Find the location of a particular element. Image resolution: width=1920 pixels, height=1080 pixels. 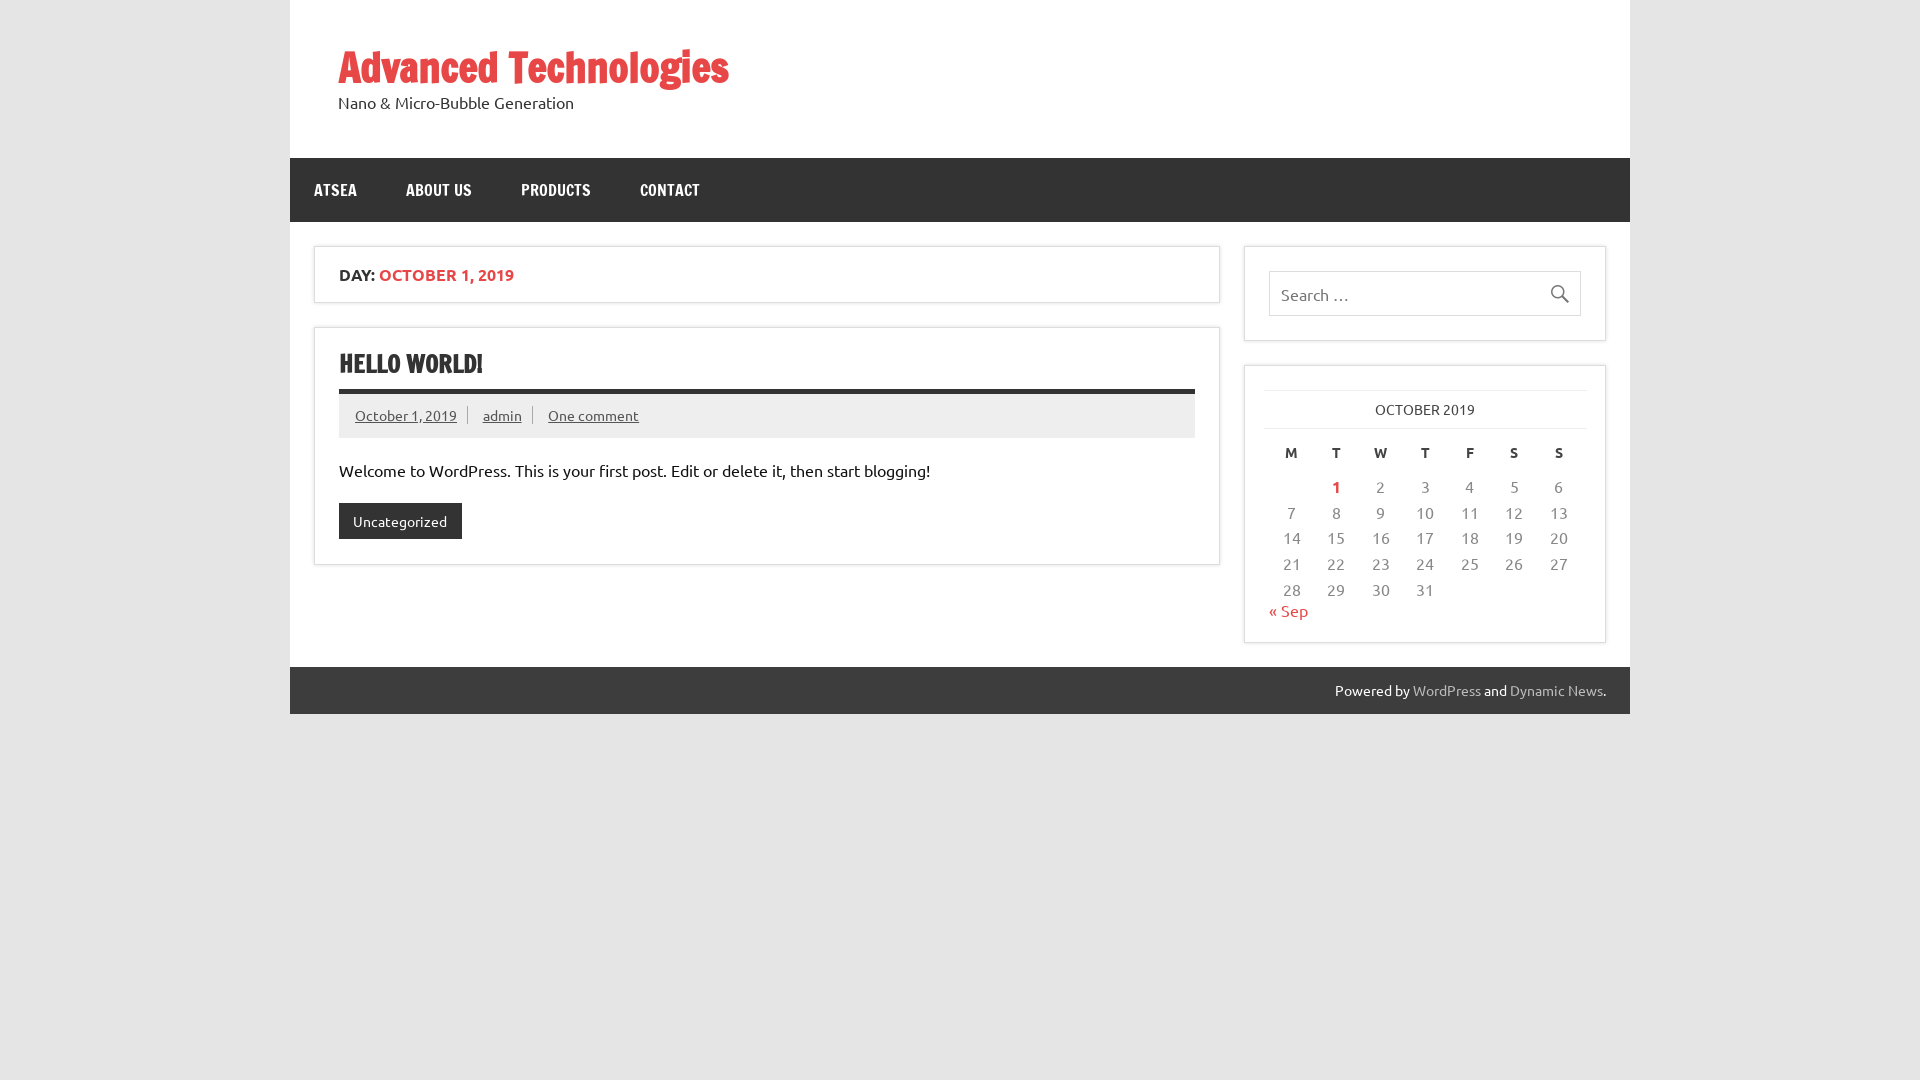

'One comment' is located at coordinates (592, 414).